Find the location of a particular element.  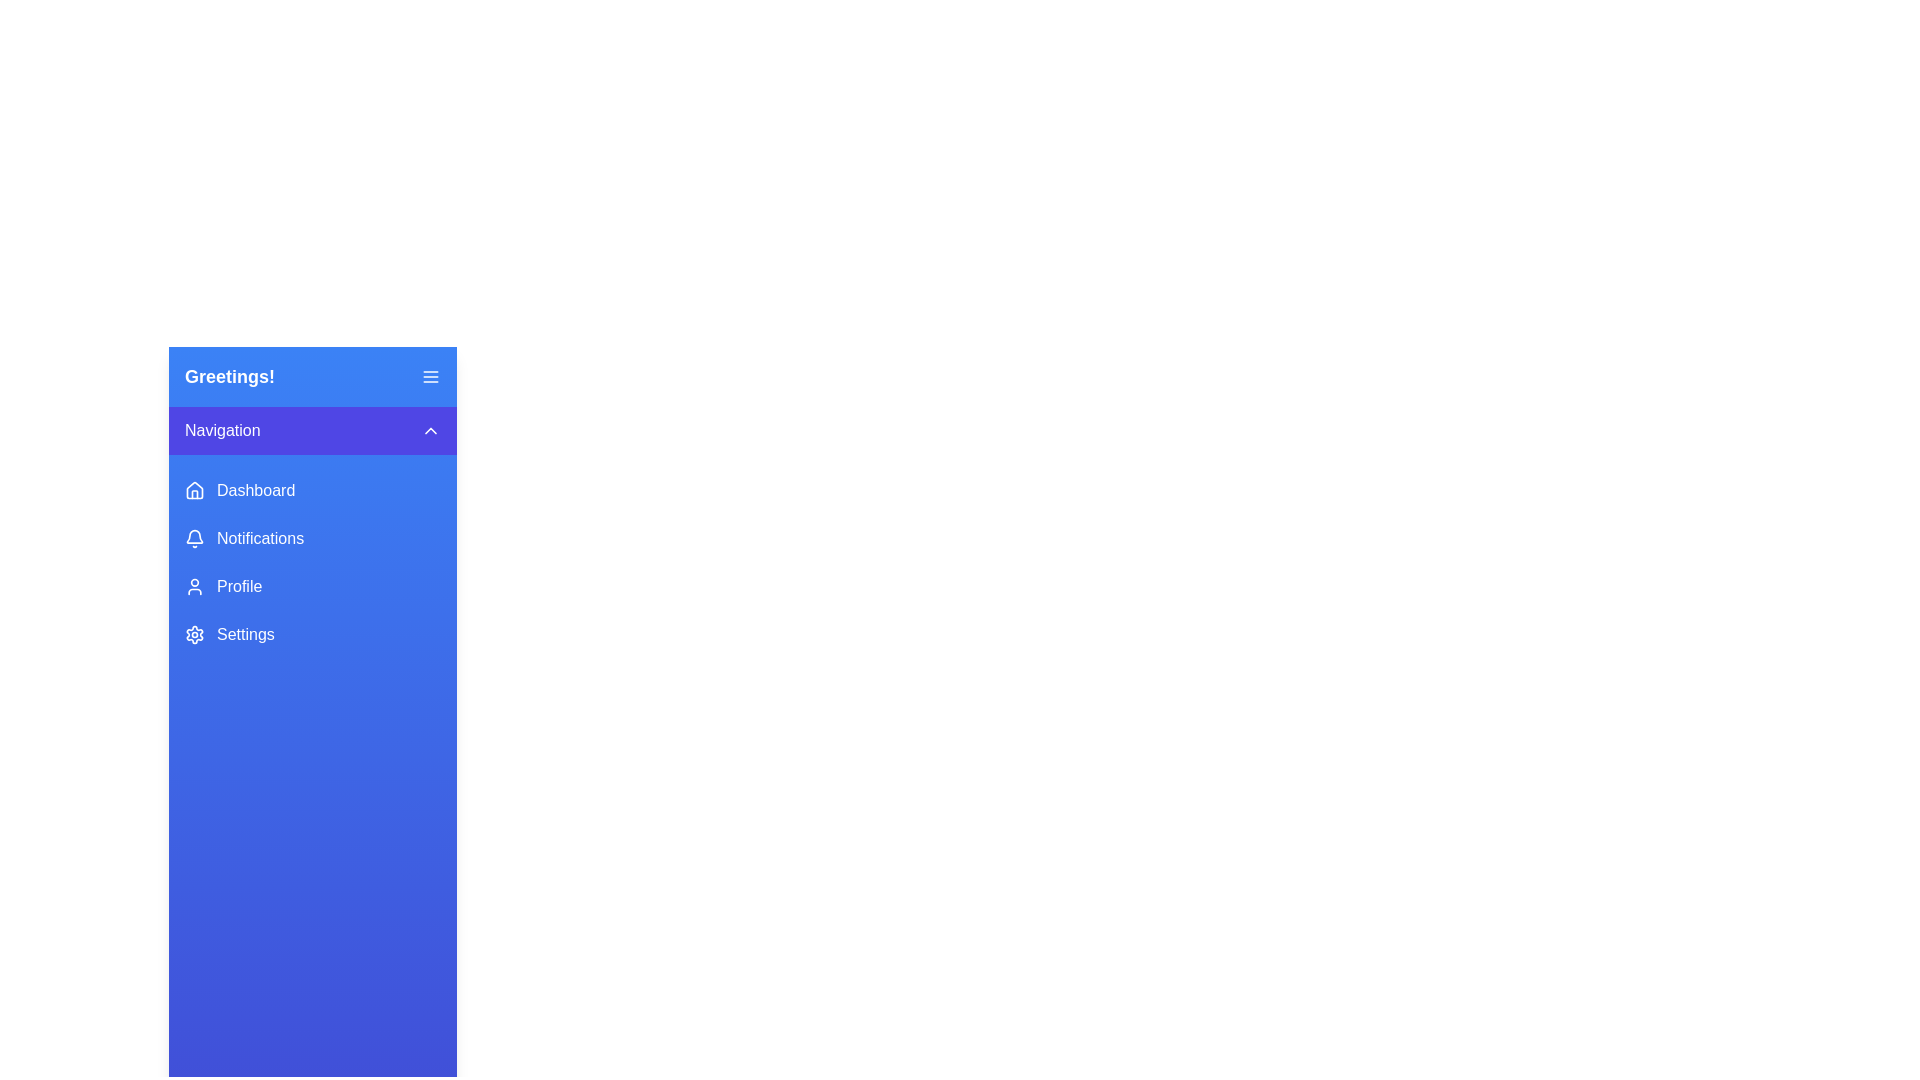

the House icon in the vertical navigation menu that represents the 'Dashboard' section is located at coordinates (195, 489).